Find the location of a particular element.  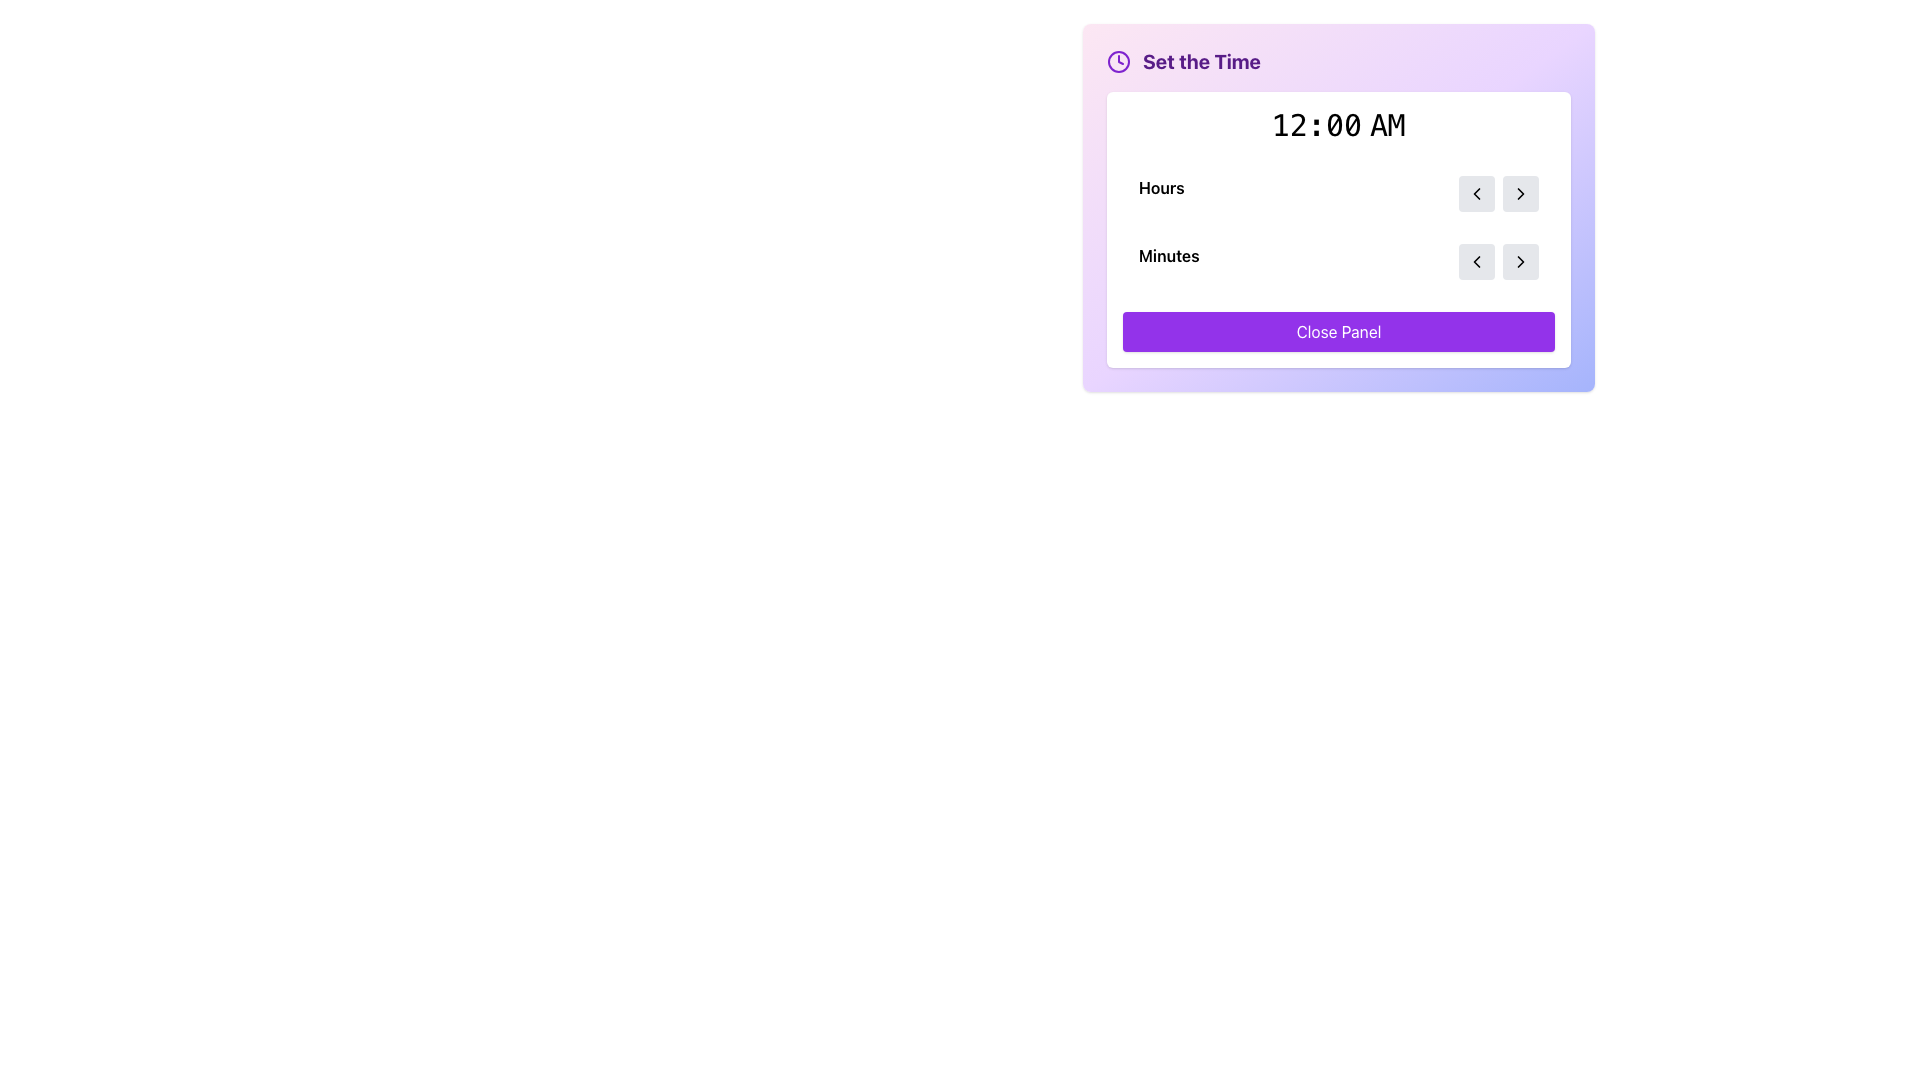

the left-pointing chevron icon within the button located at the top-right corner of the panel under the 'Hours' label, which has a light gray background and rounded corners is located at coordinates (1477, 193).